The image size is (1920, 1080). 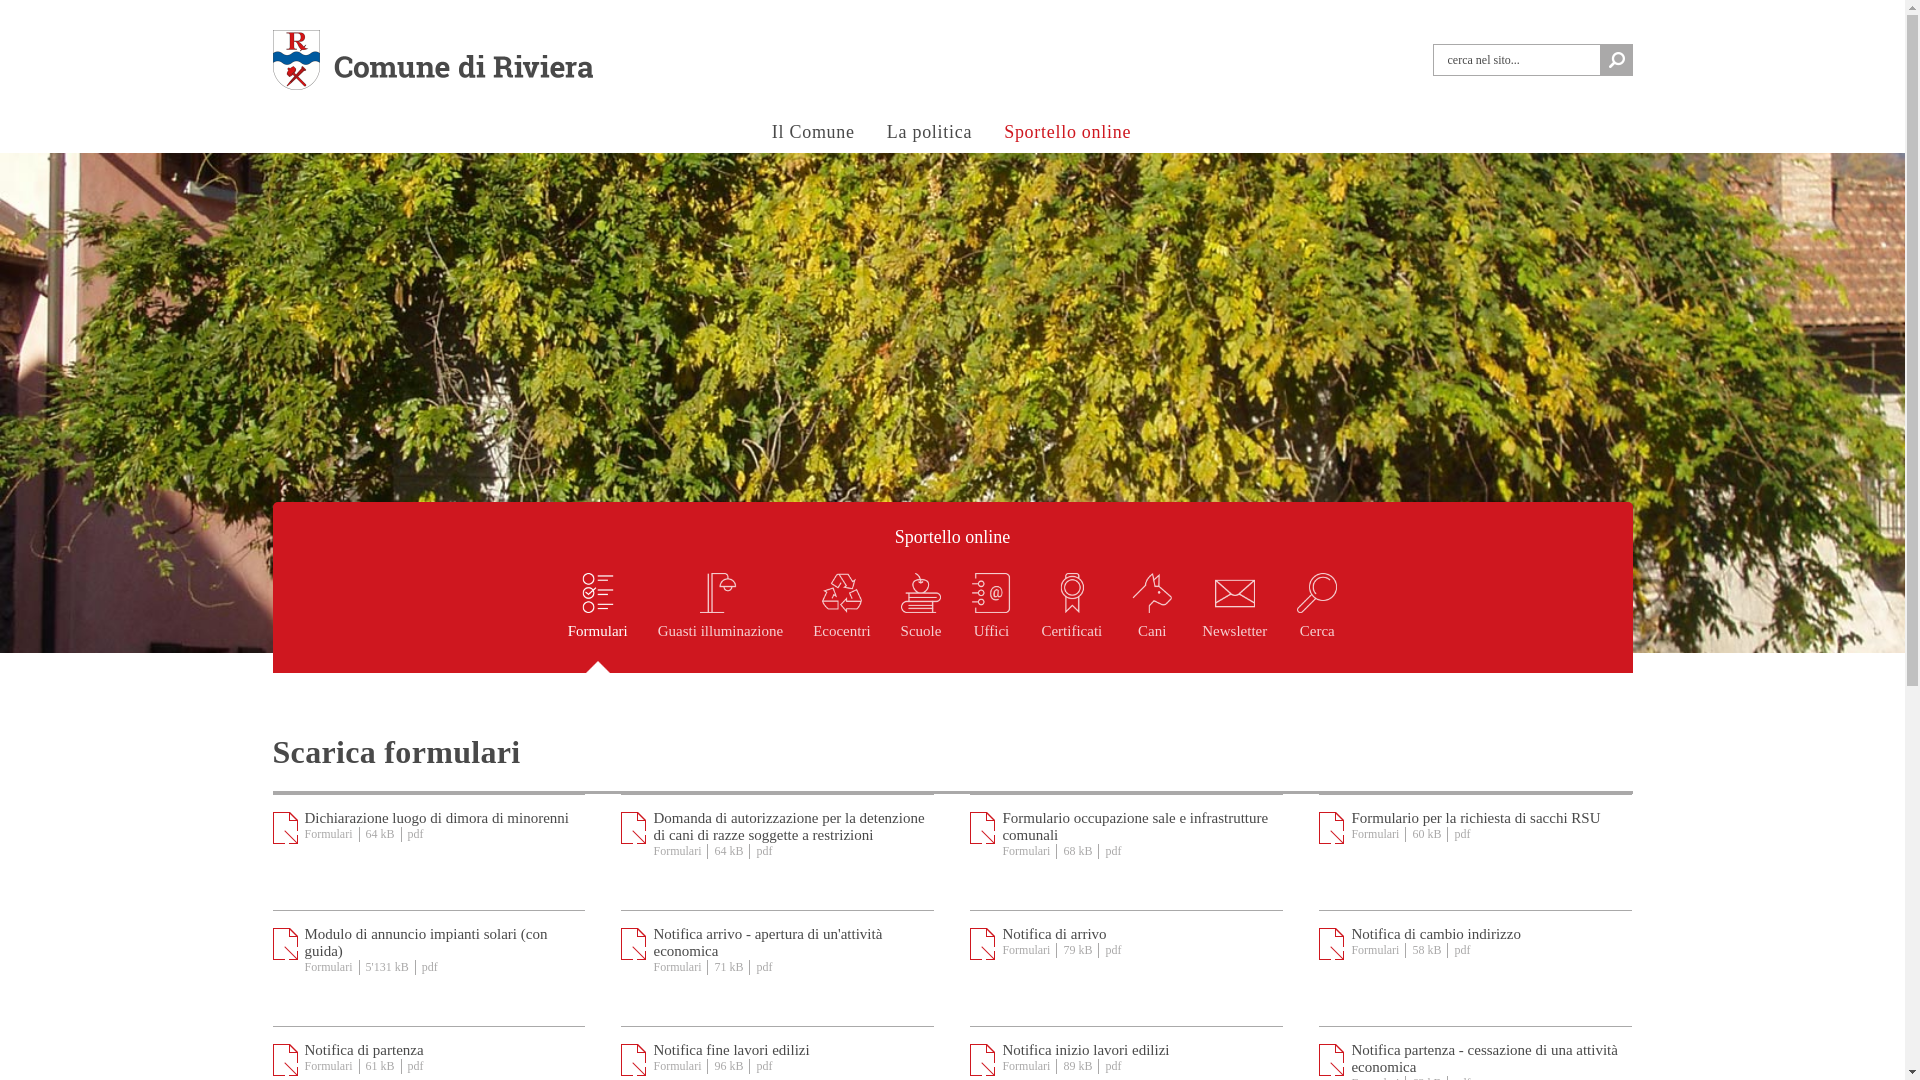 I want to click on 'Formulari', so click(x=597, y=622).